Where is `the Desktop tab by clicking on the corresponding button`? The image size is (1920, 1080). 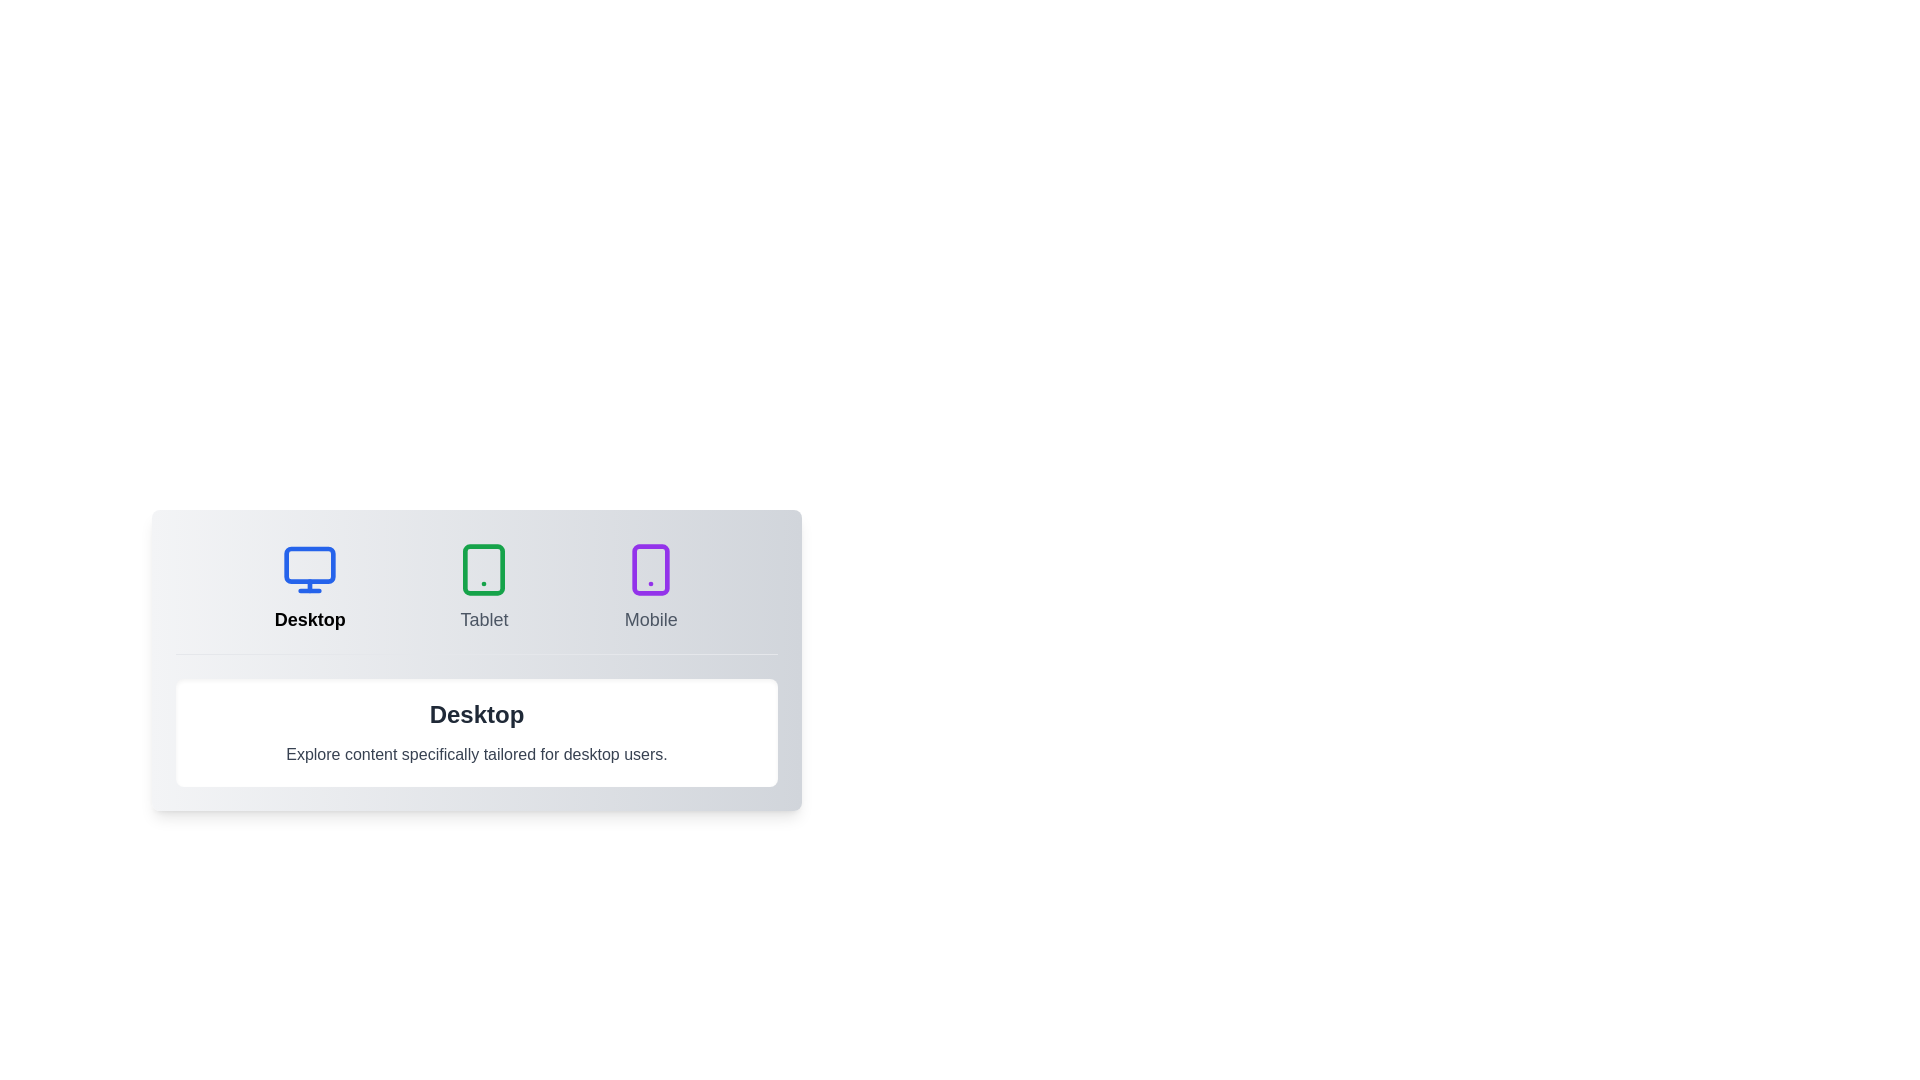
the Desktop tab by clicking on the corresponding button is located at coordinates (309, 586).